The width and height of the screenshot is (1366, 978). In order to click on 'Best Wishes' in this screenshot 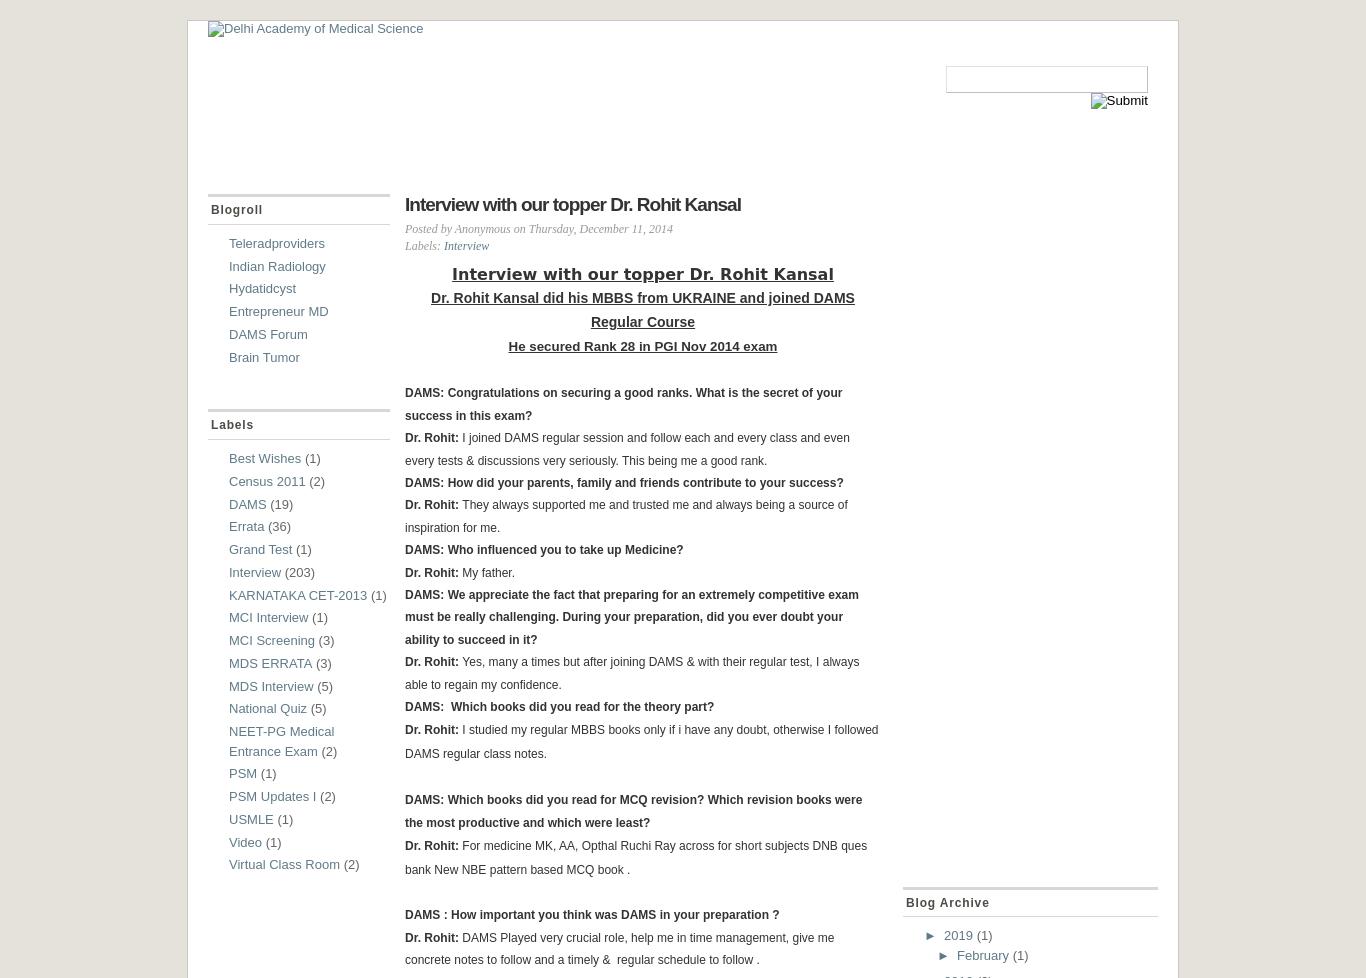, I will do `click(228, 457)`.